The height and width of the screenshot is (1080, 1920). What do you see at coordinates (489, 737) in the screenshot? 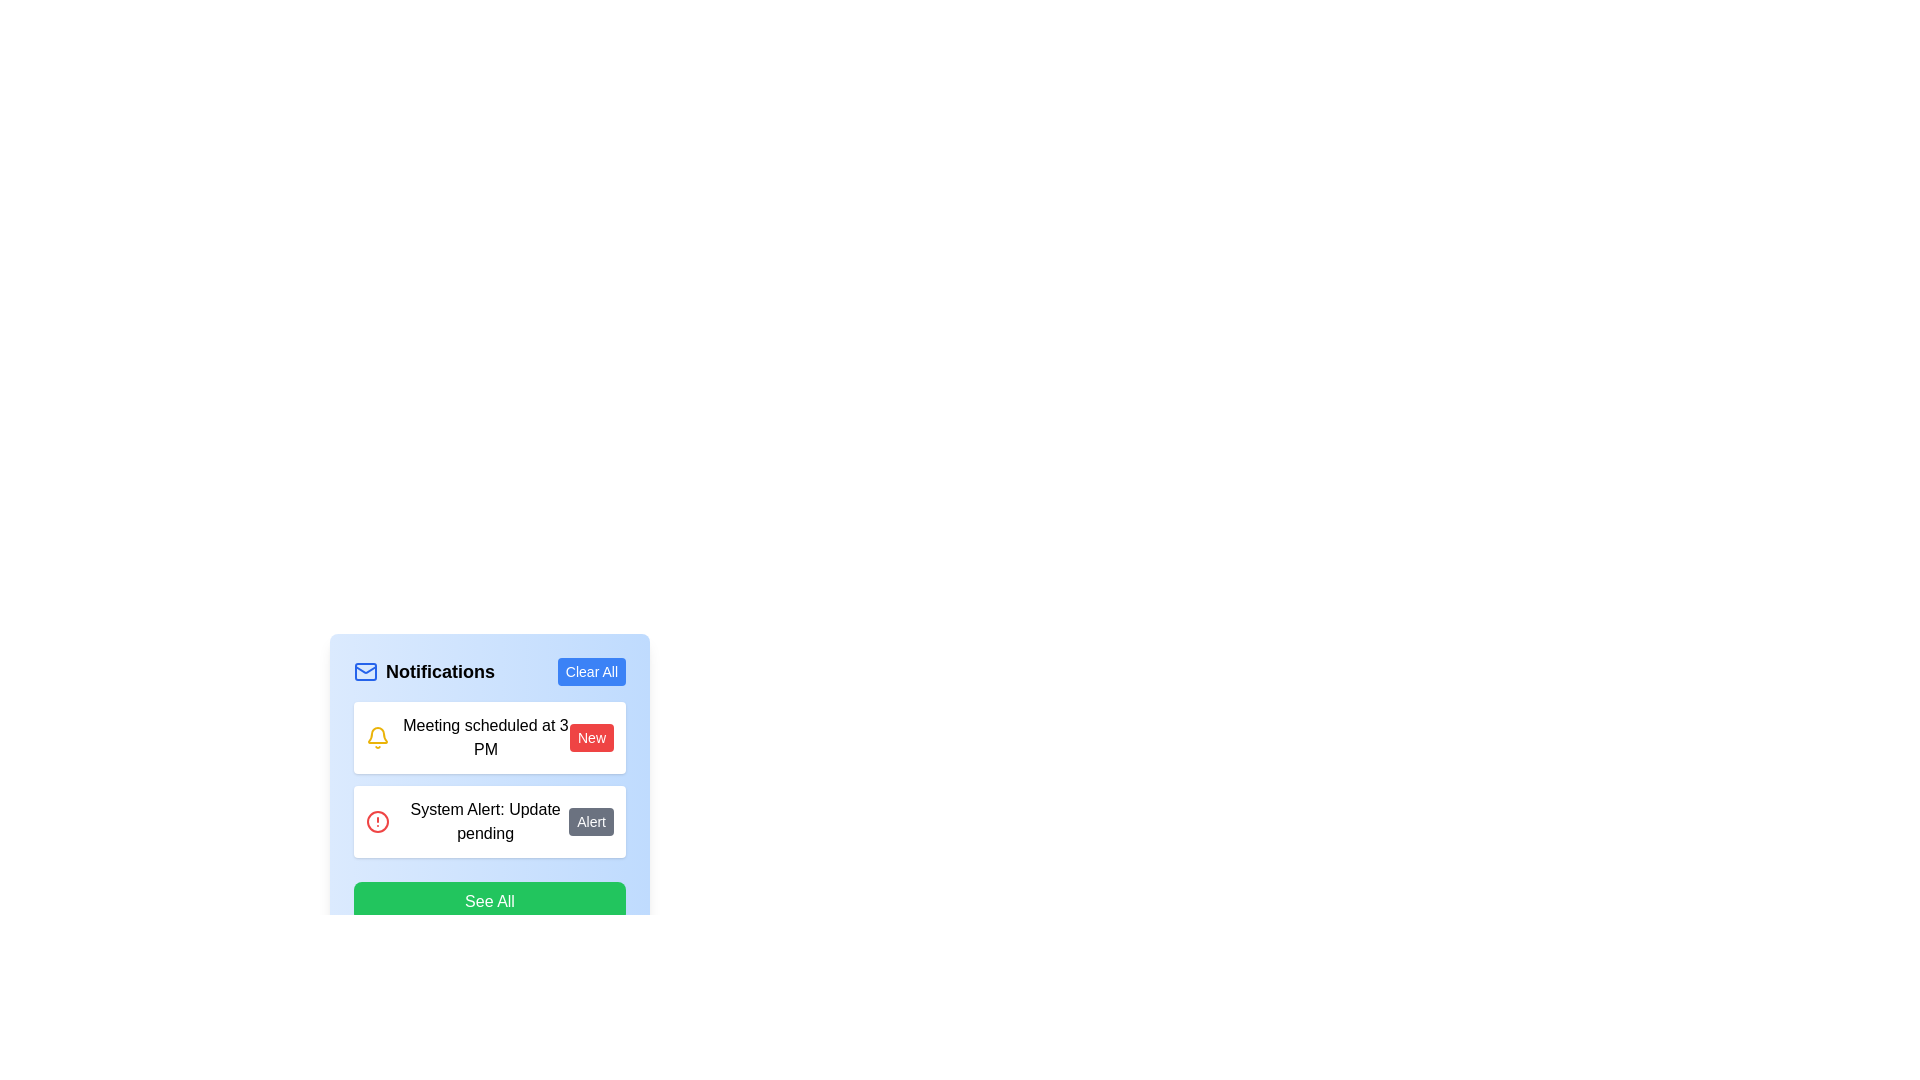
I see `the notification card that displays a scheduled meeting at 3 PM, marked with a red tag` at bounding box center [489, 737].